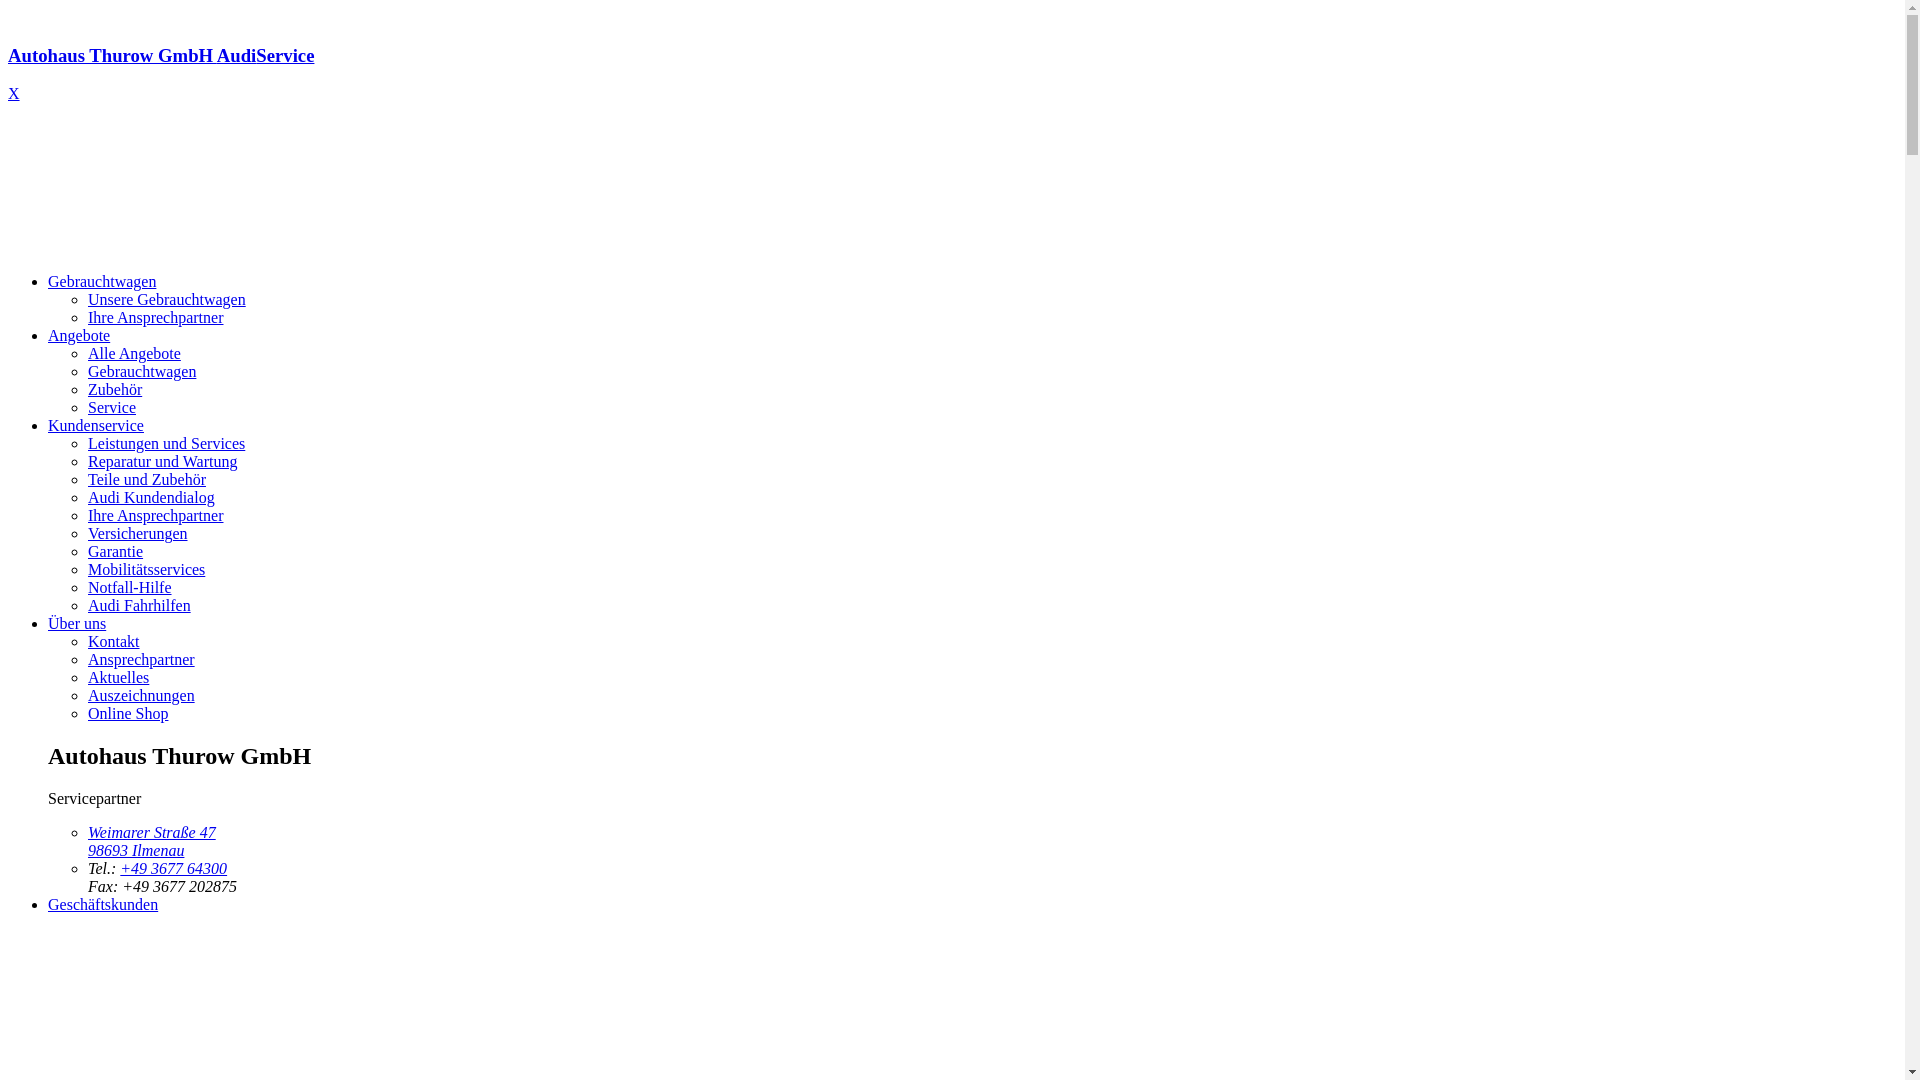 Image resolution: width=1920 pixels, height=1080 pixels. I want to click on 'Gebrauchtwagen', so click(100, 281).